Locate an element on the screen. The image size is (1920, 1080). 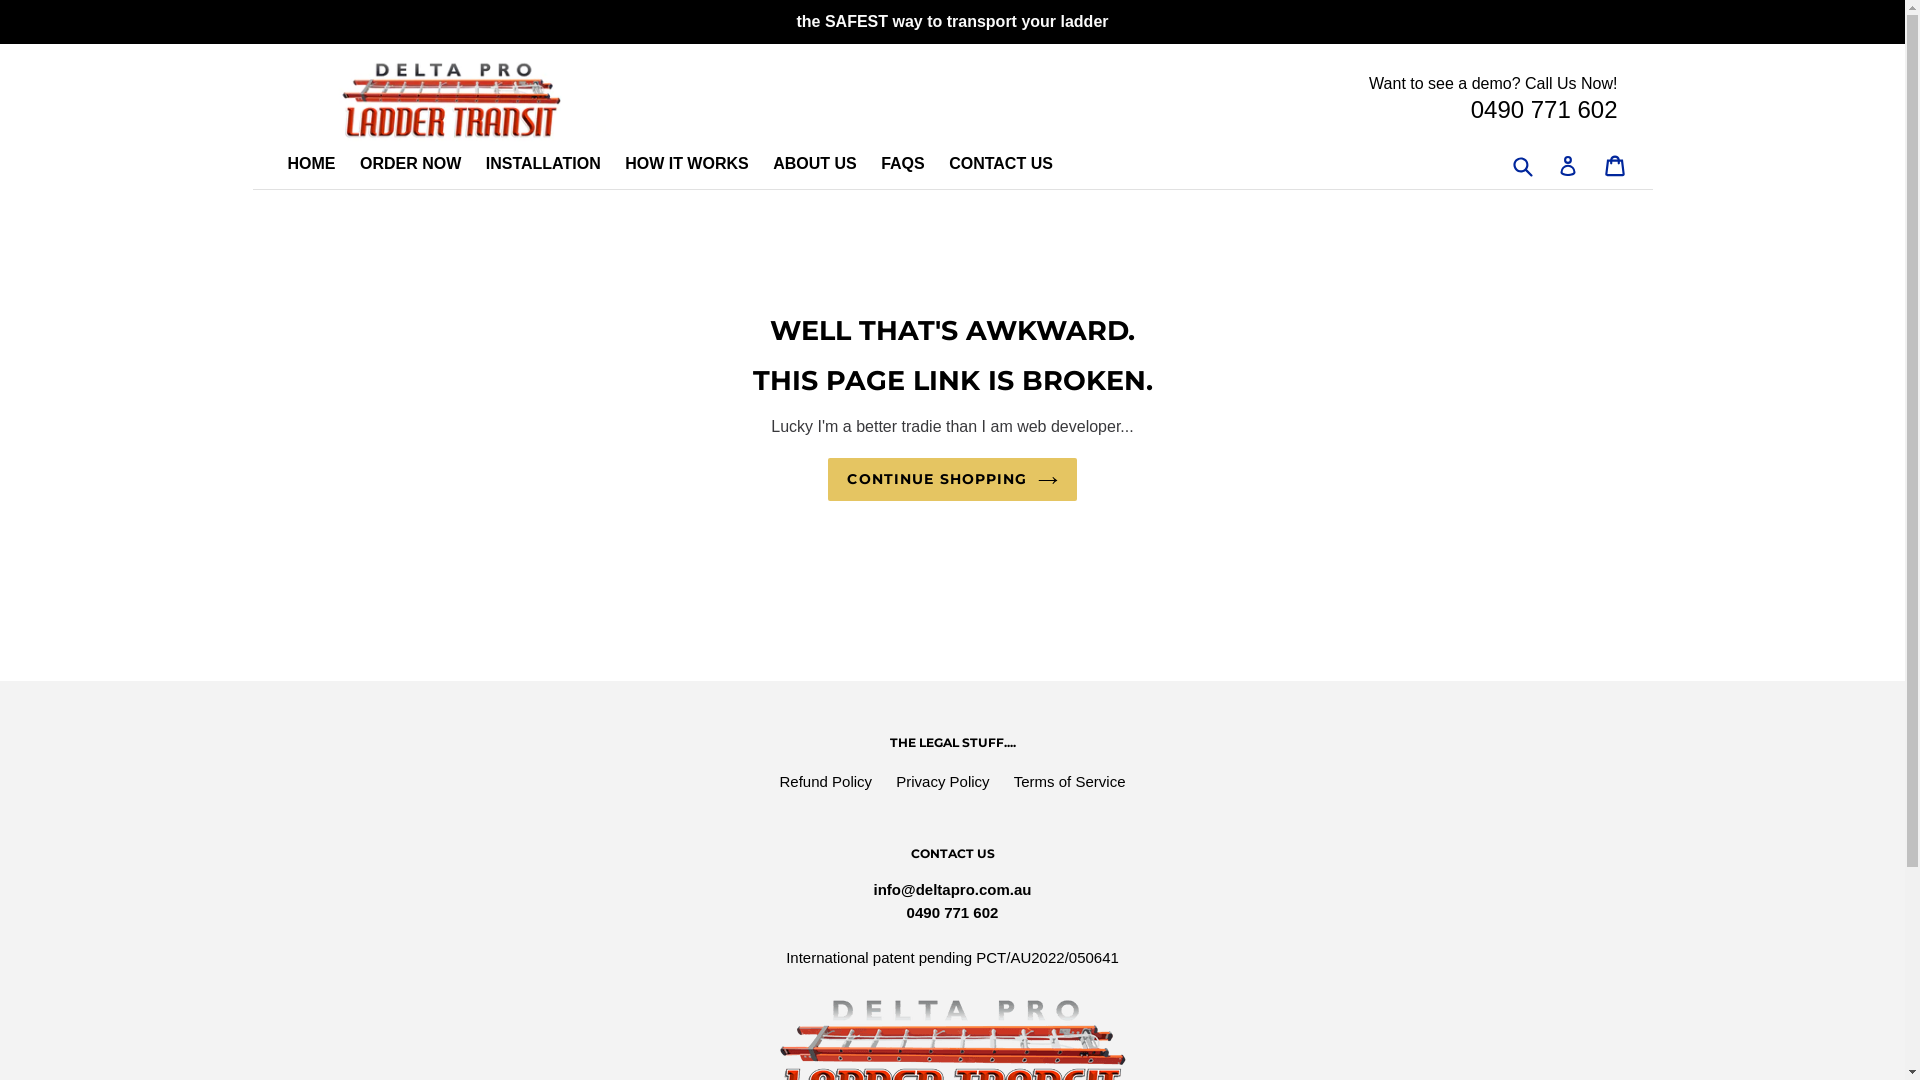
'ABOUT US' is located at coordinates (825, 164).